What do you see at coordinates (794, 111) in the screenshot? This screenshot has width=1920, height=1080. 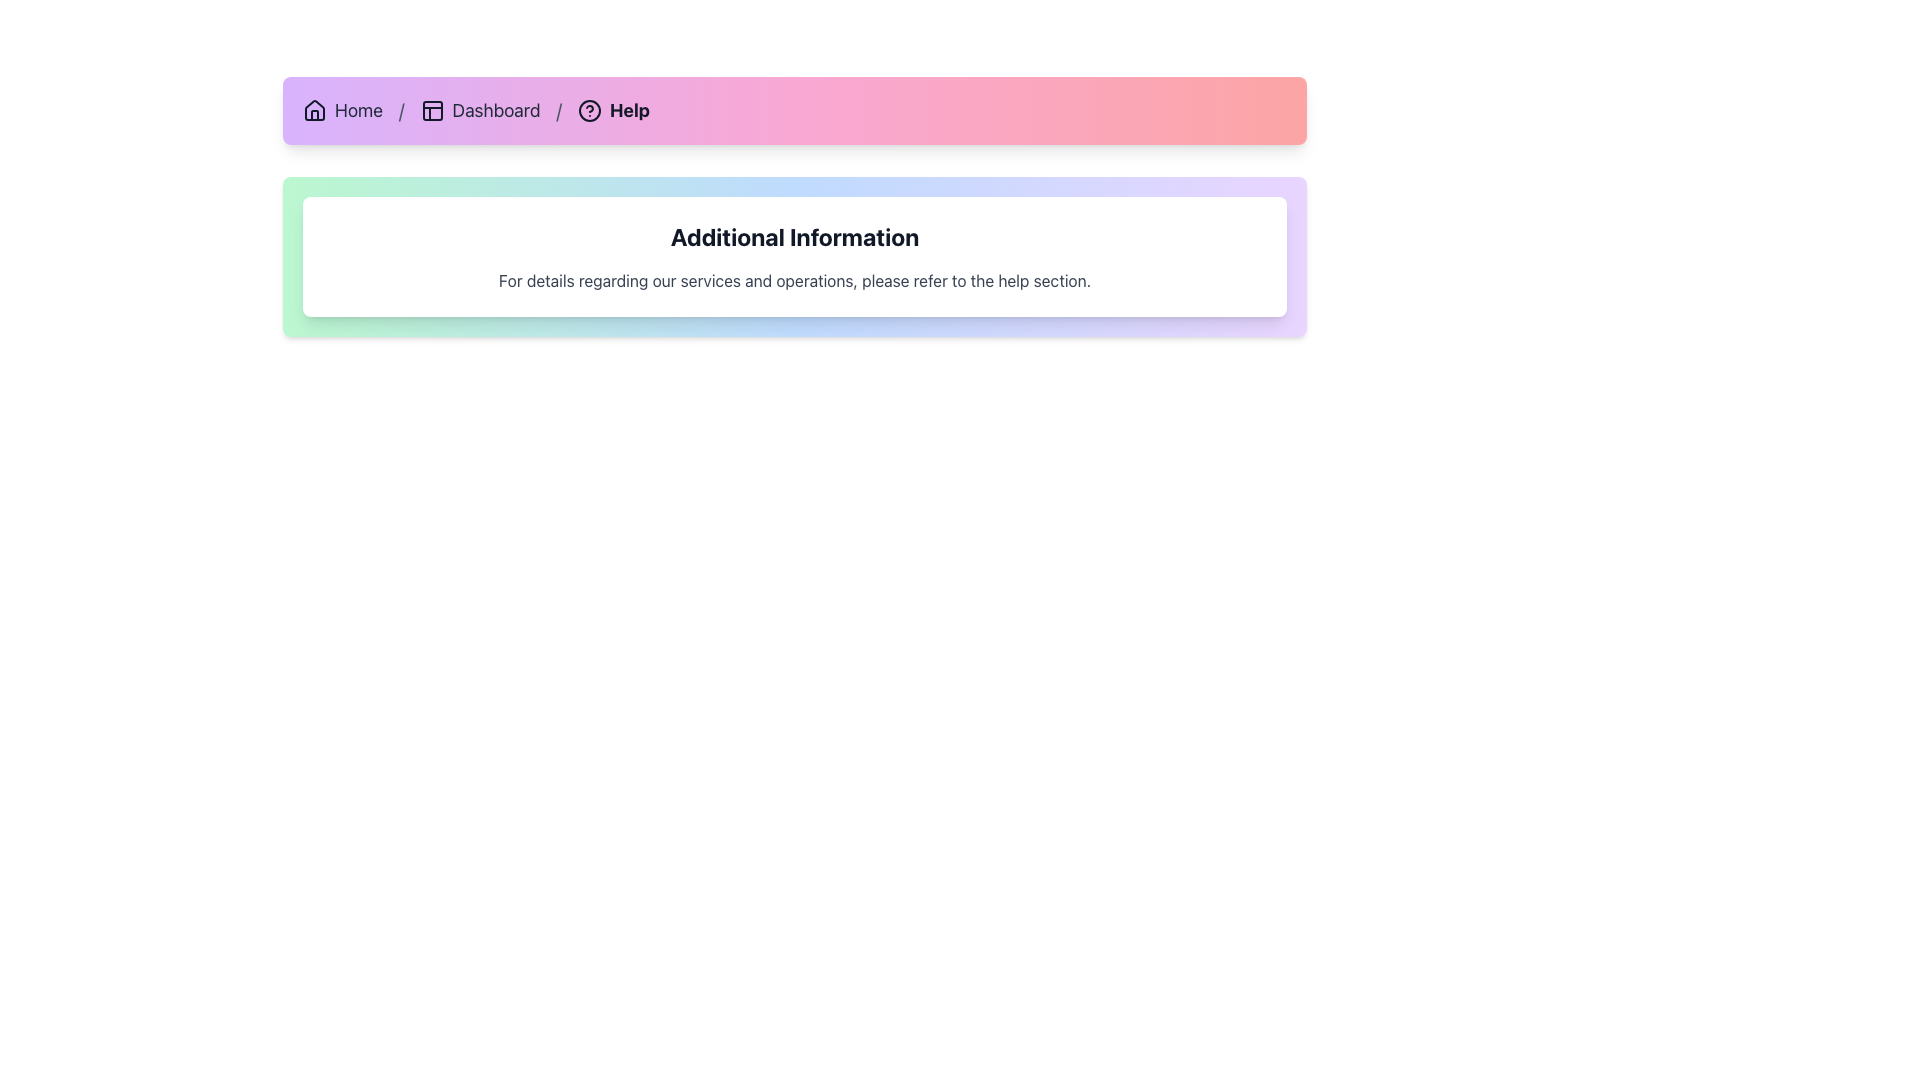 I see `the Breadcrumb navigation bar` at bounding box center [794, 111].